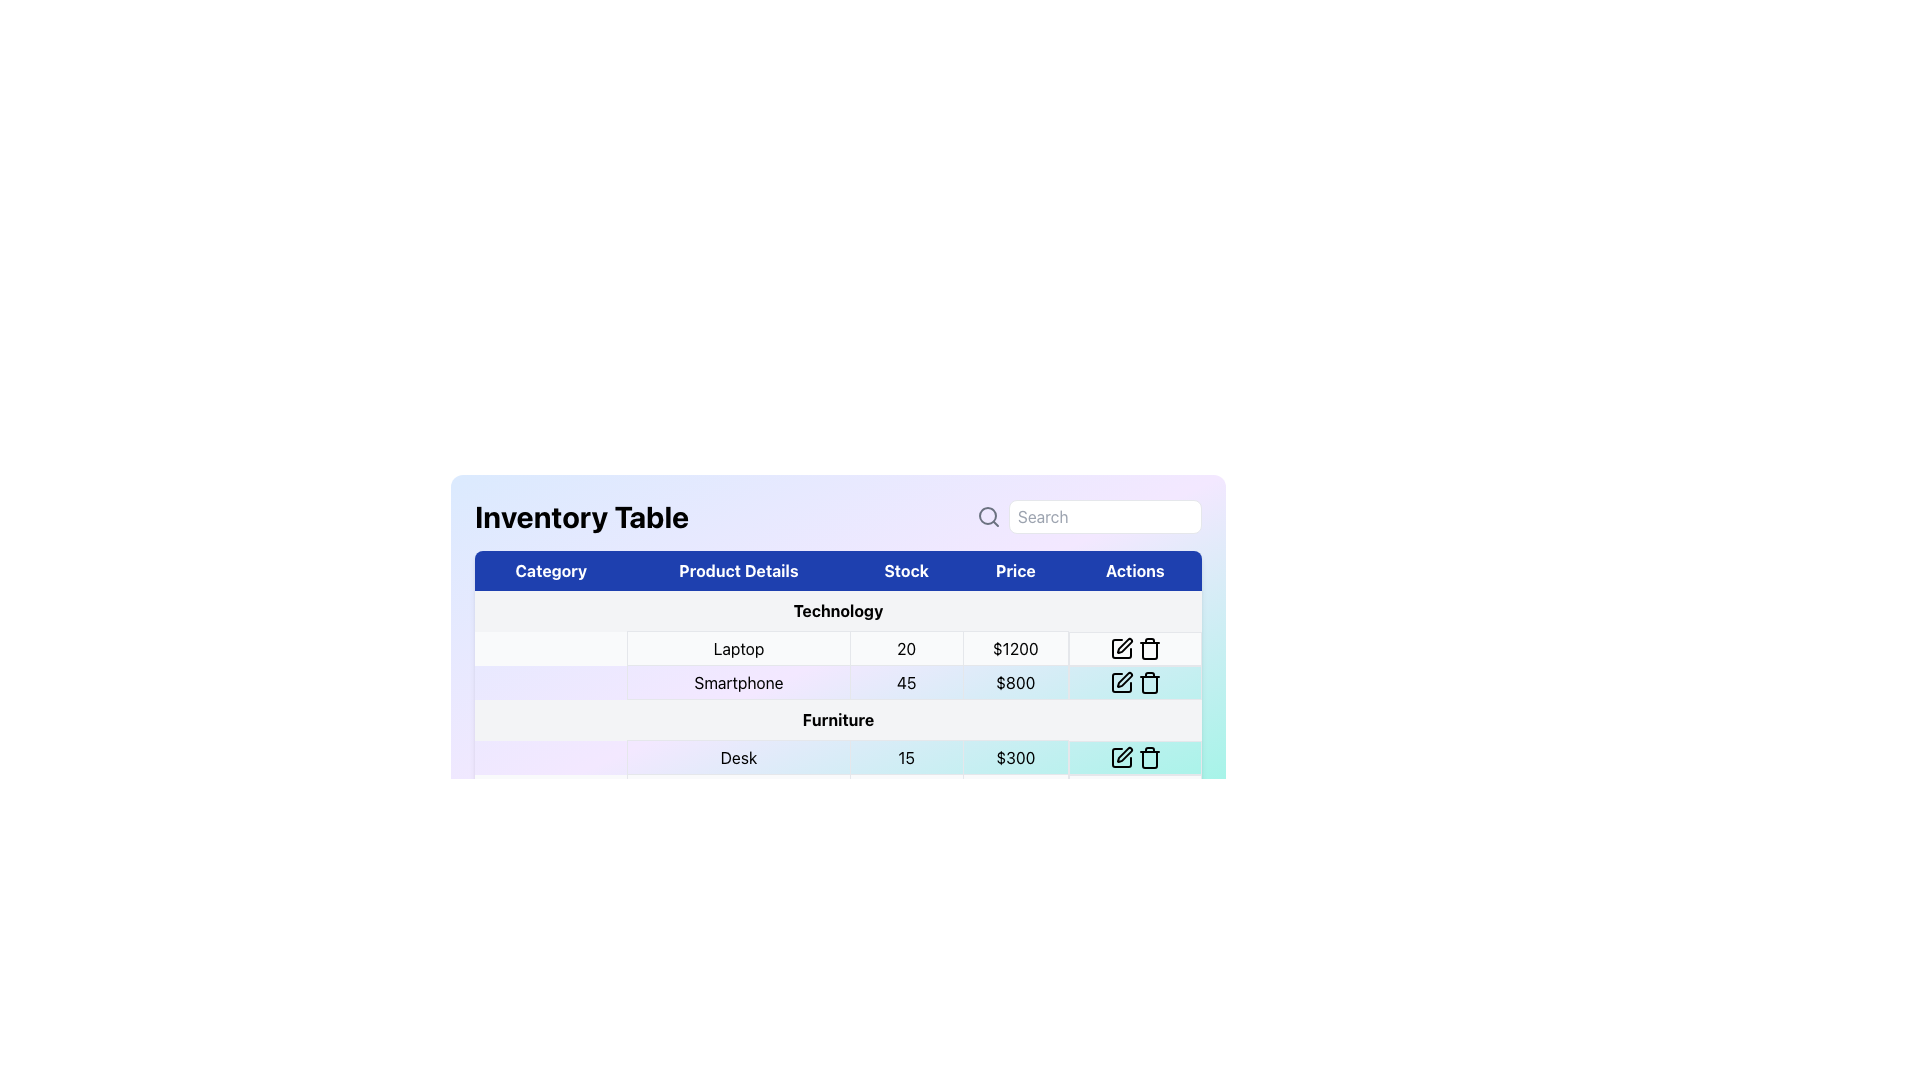  Describe the element at coordinates (1015, 570) in the screenshot. I see `the 'Price' column header in the table` at that location.